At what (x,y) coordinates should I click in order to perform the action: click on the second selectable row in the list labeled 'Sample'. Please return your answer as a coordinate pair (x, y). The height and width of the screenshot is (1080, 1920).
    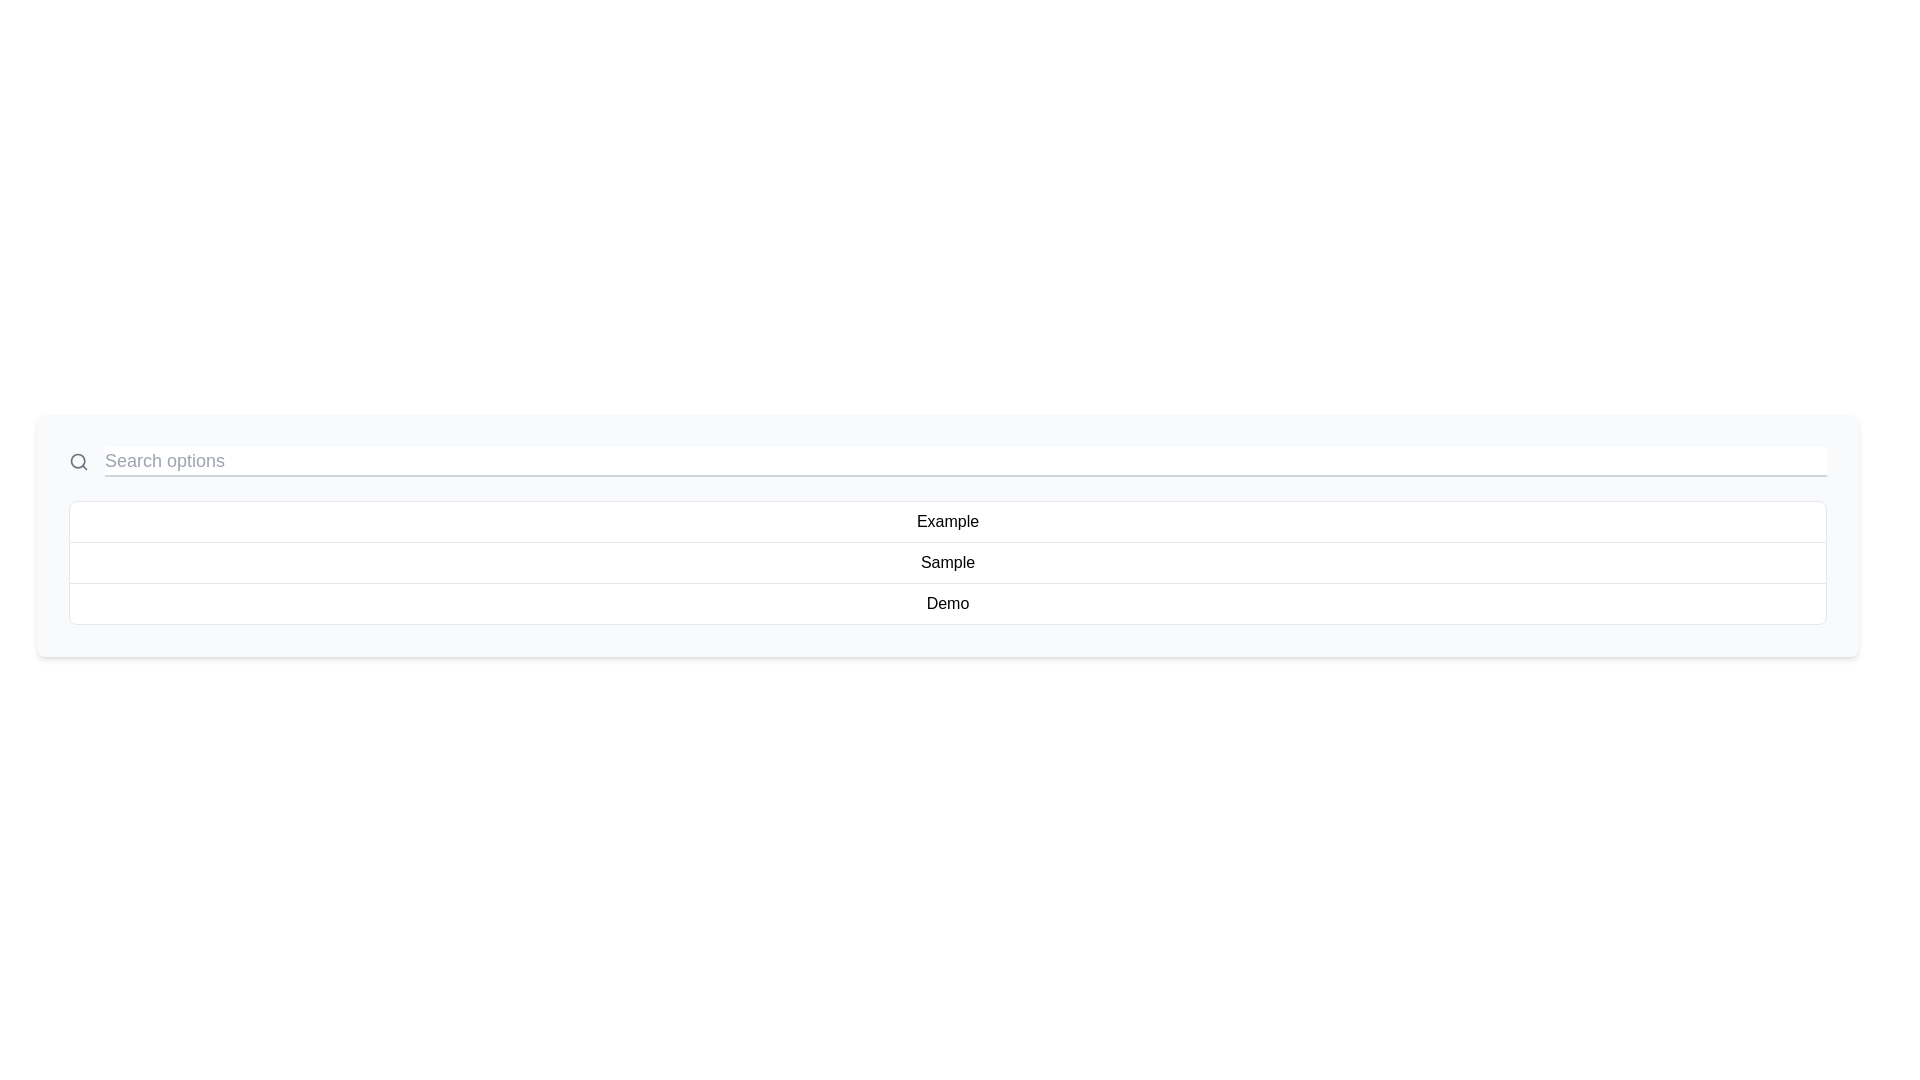
    Looking at the image, I should click on (947, 562).